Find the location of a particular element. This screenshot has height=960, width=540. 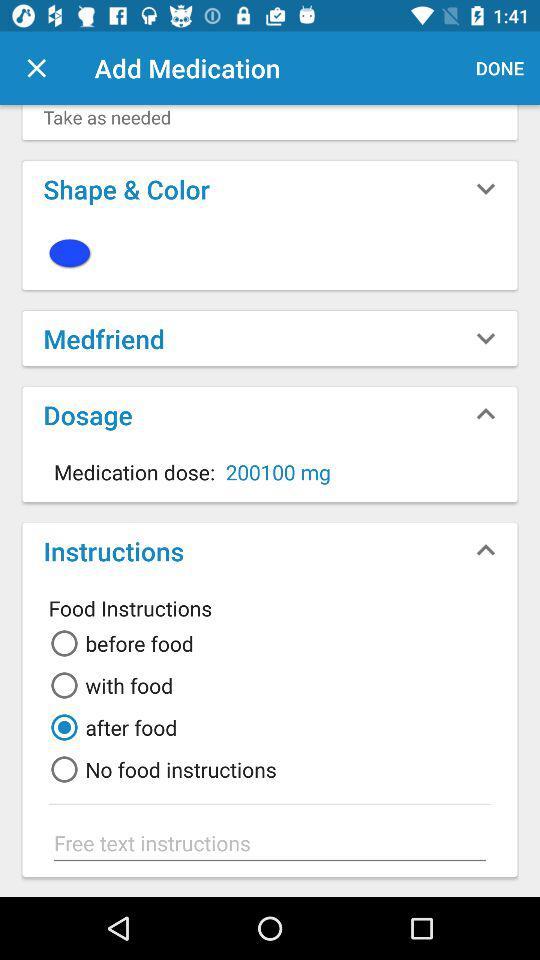

the drop down of medfriend is located at coordinates (485, 338).